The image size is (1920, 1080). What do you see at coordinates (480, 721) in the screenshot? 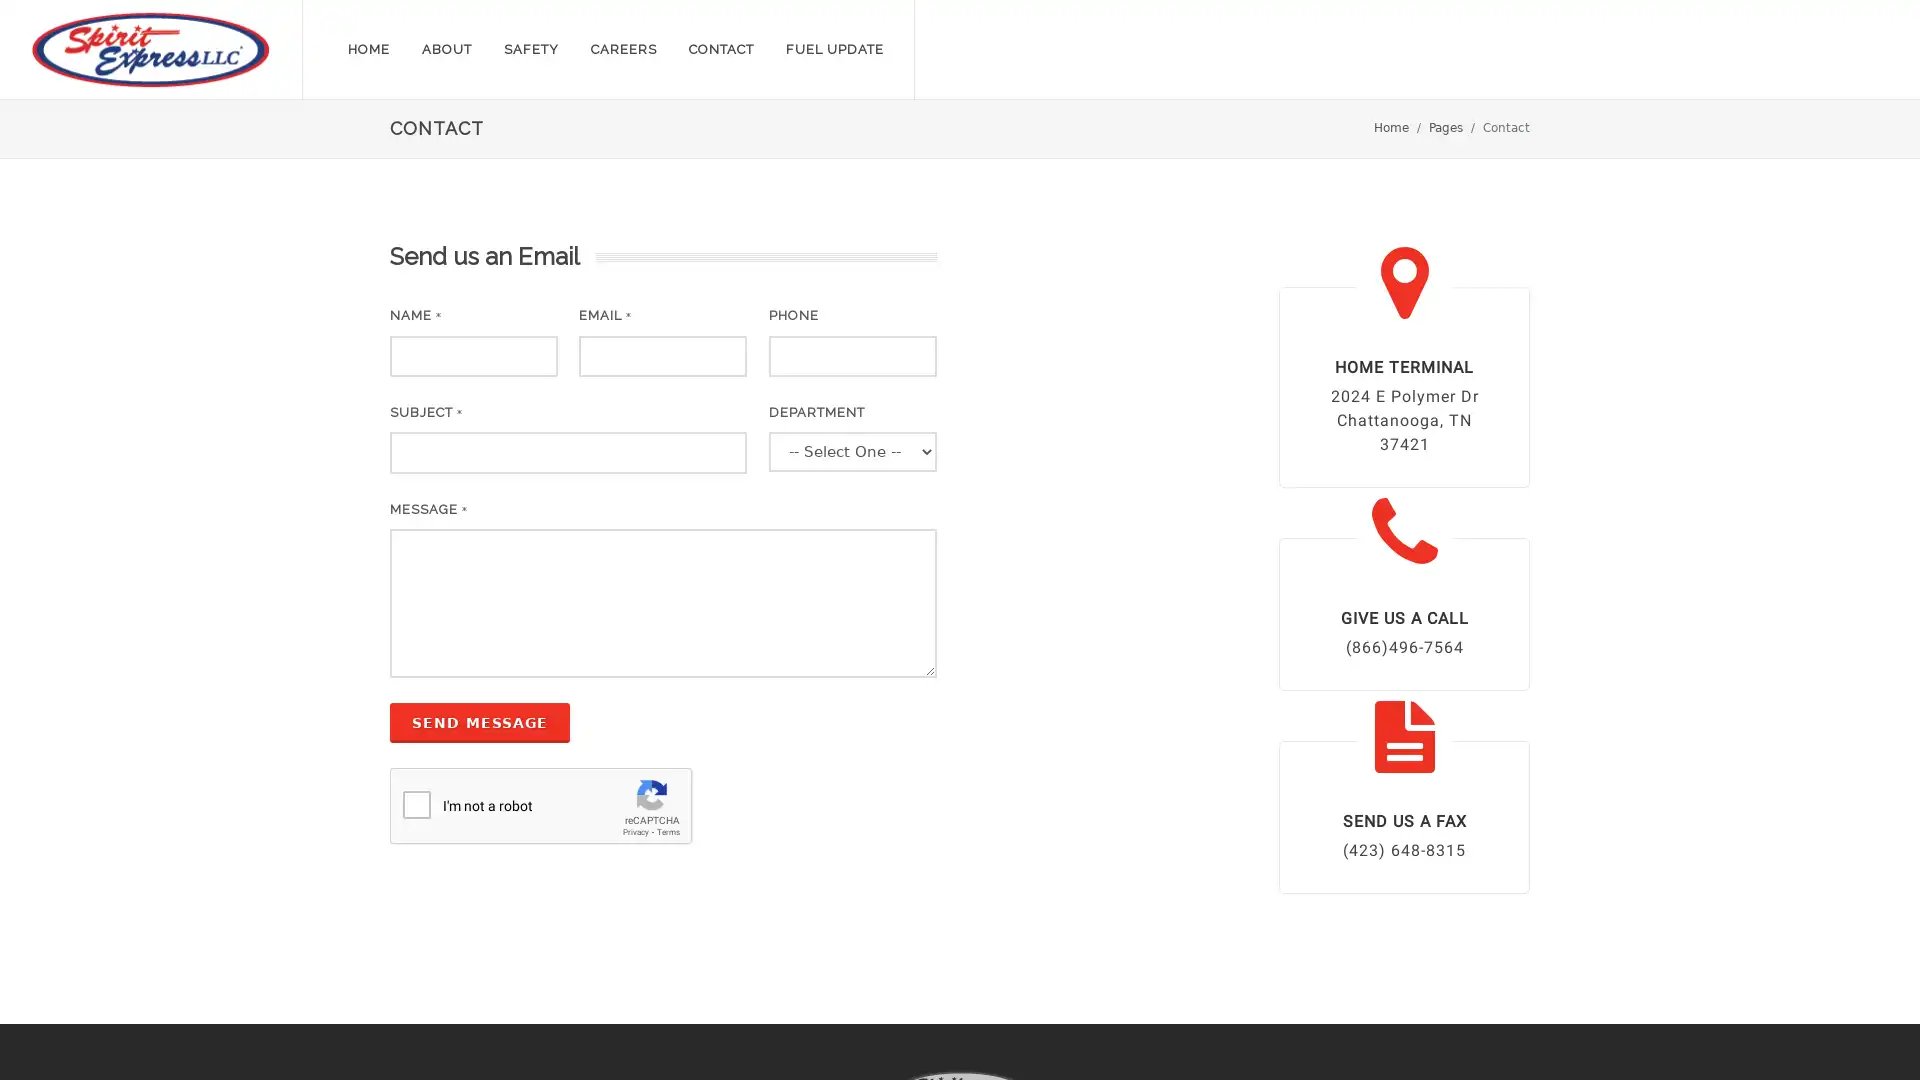
I see `SEND MESSAGE` at bounding box center [480, 721].